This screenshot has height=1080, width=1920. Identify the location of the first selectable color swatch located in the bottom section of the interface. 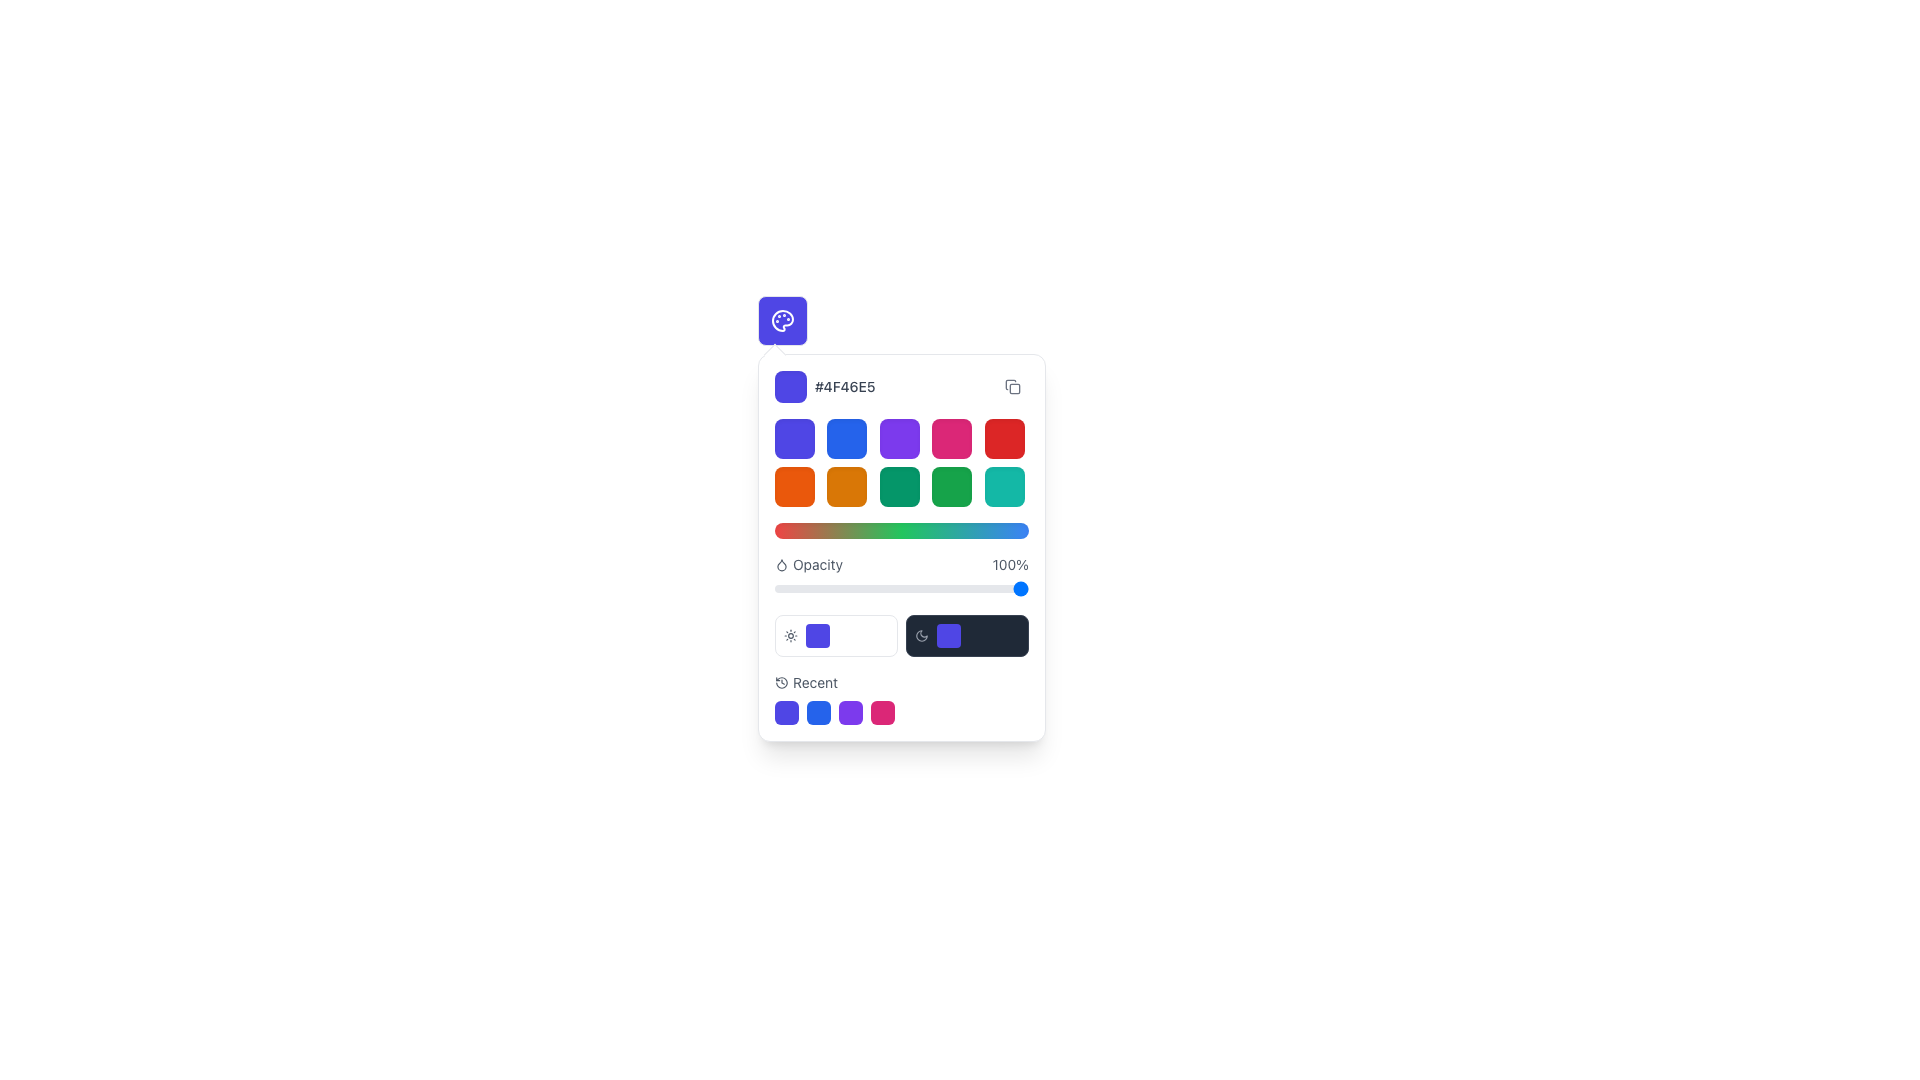
(786, 712).